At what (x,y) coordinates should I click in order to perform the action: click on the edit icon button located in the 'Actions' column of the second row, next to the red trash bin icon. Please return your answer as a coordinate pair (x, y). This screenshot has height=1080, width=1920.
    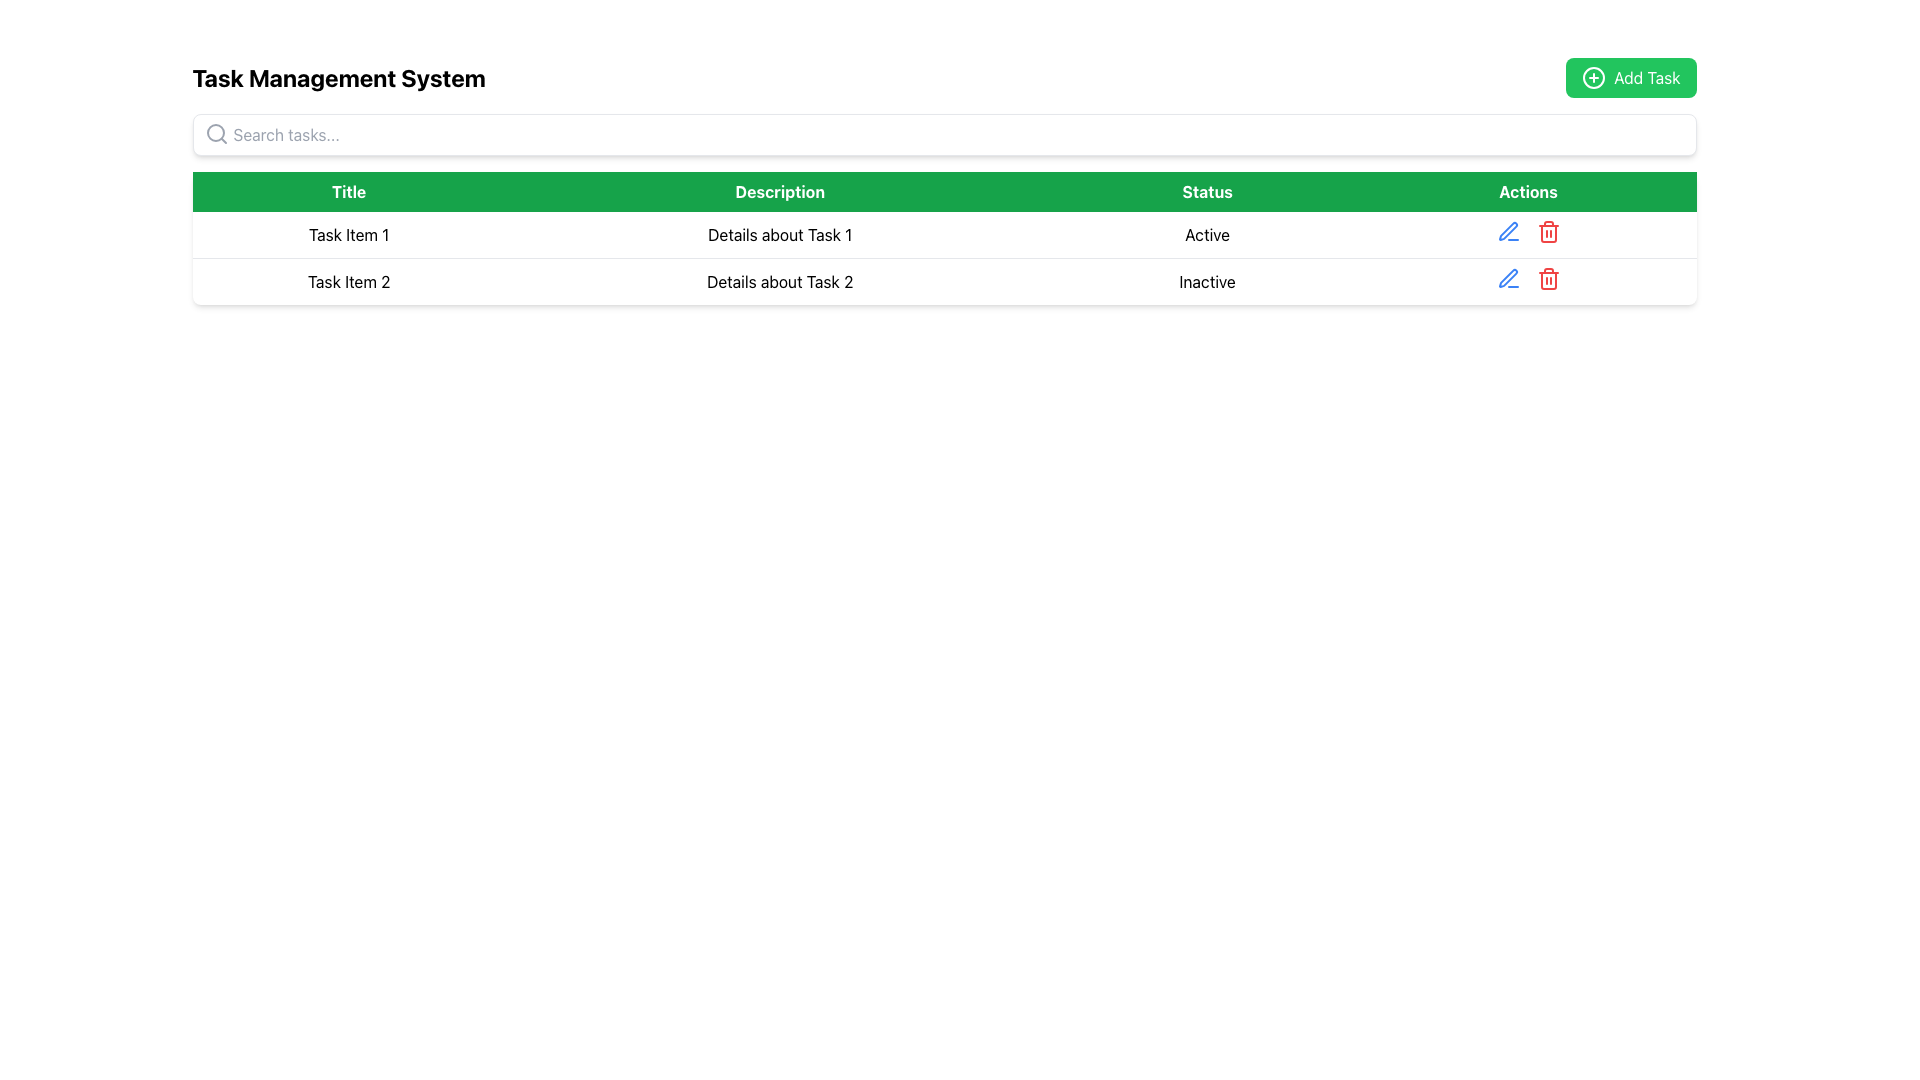
    Looking at the image, I should click on (1508, 230).